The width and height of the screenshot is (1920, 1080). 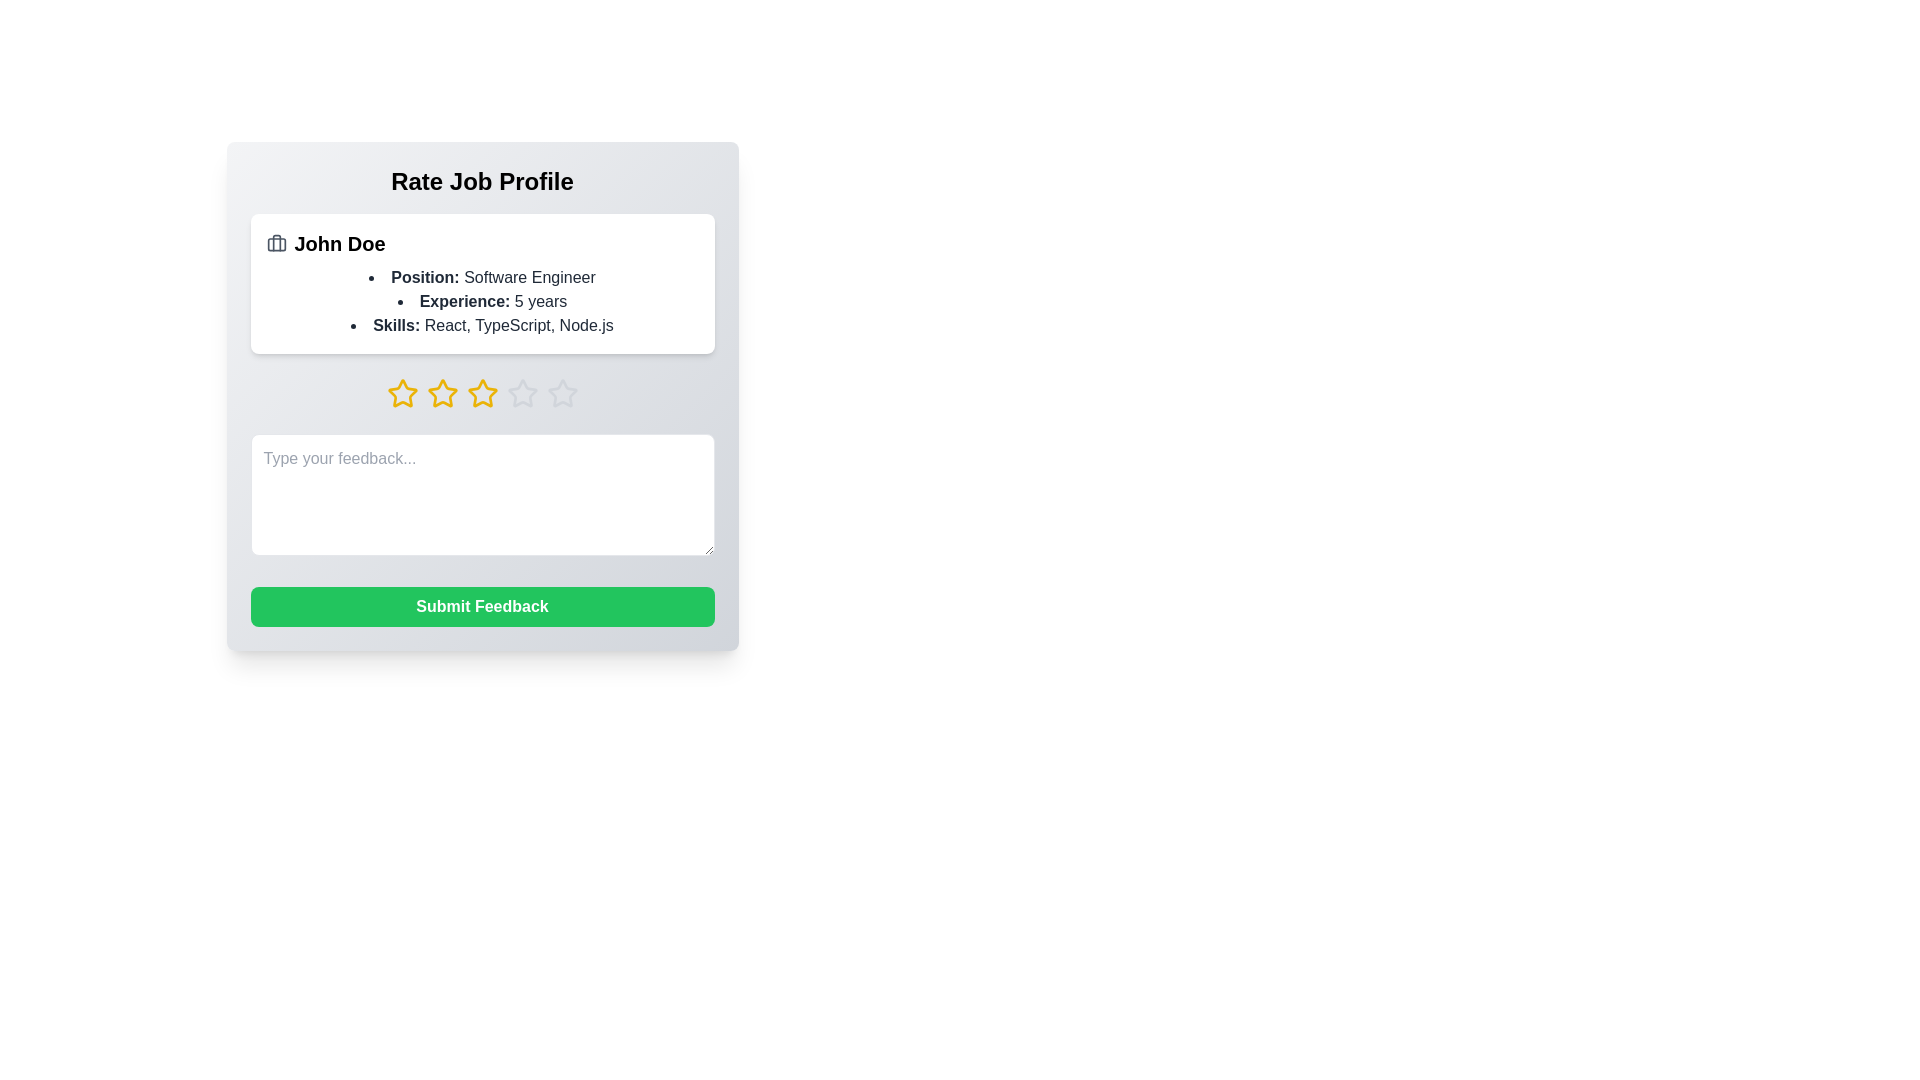 I want to click on the third star in the five-star rating system located in the 'Rate Job Profile' section, so click(x=482, y=393).